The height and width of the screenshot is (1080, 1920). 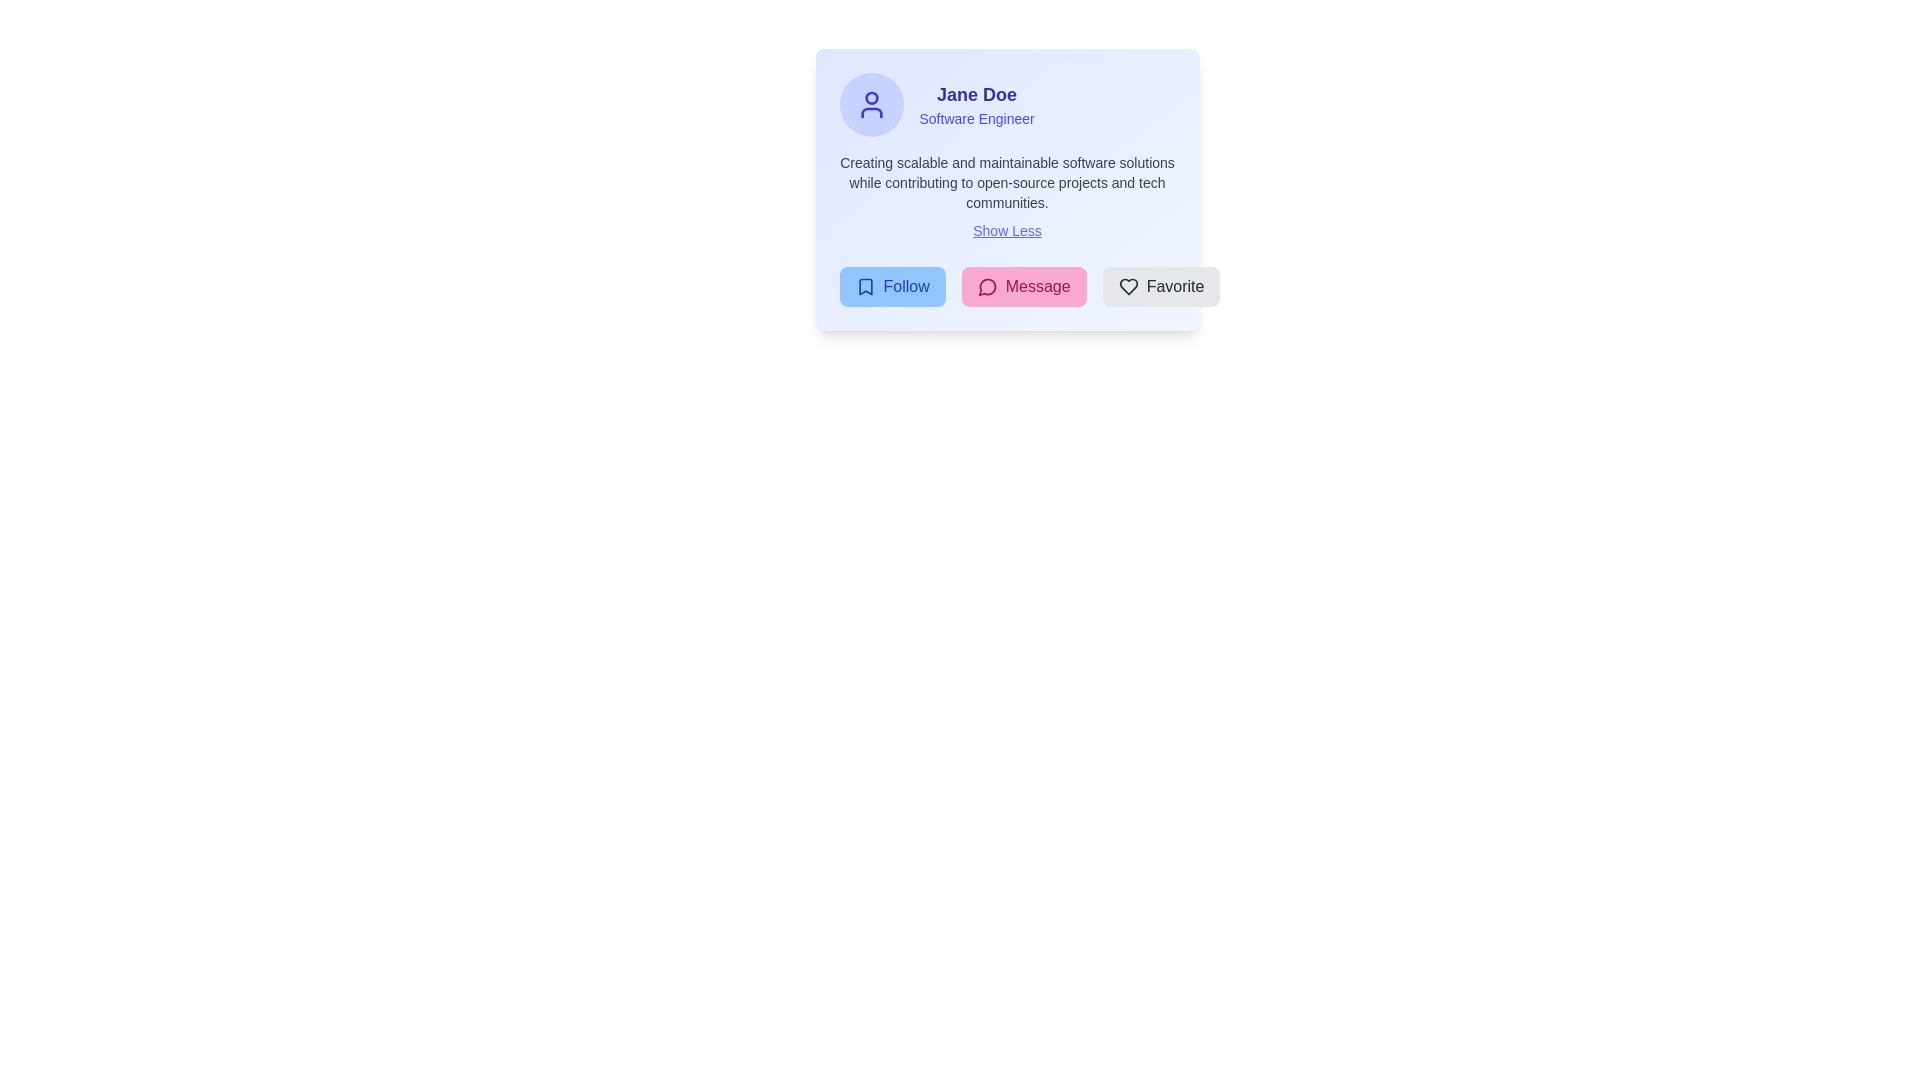 I want to click on the heart-shaped icon with a black outline, which is part of the 'Favorite' button located in the bottom right corner of the user profile card, so click(x=1128, y=286).